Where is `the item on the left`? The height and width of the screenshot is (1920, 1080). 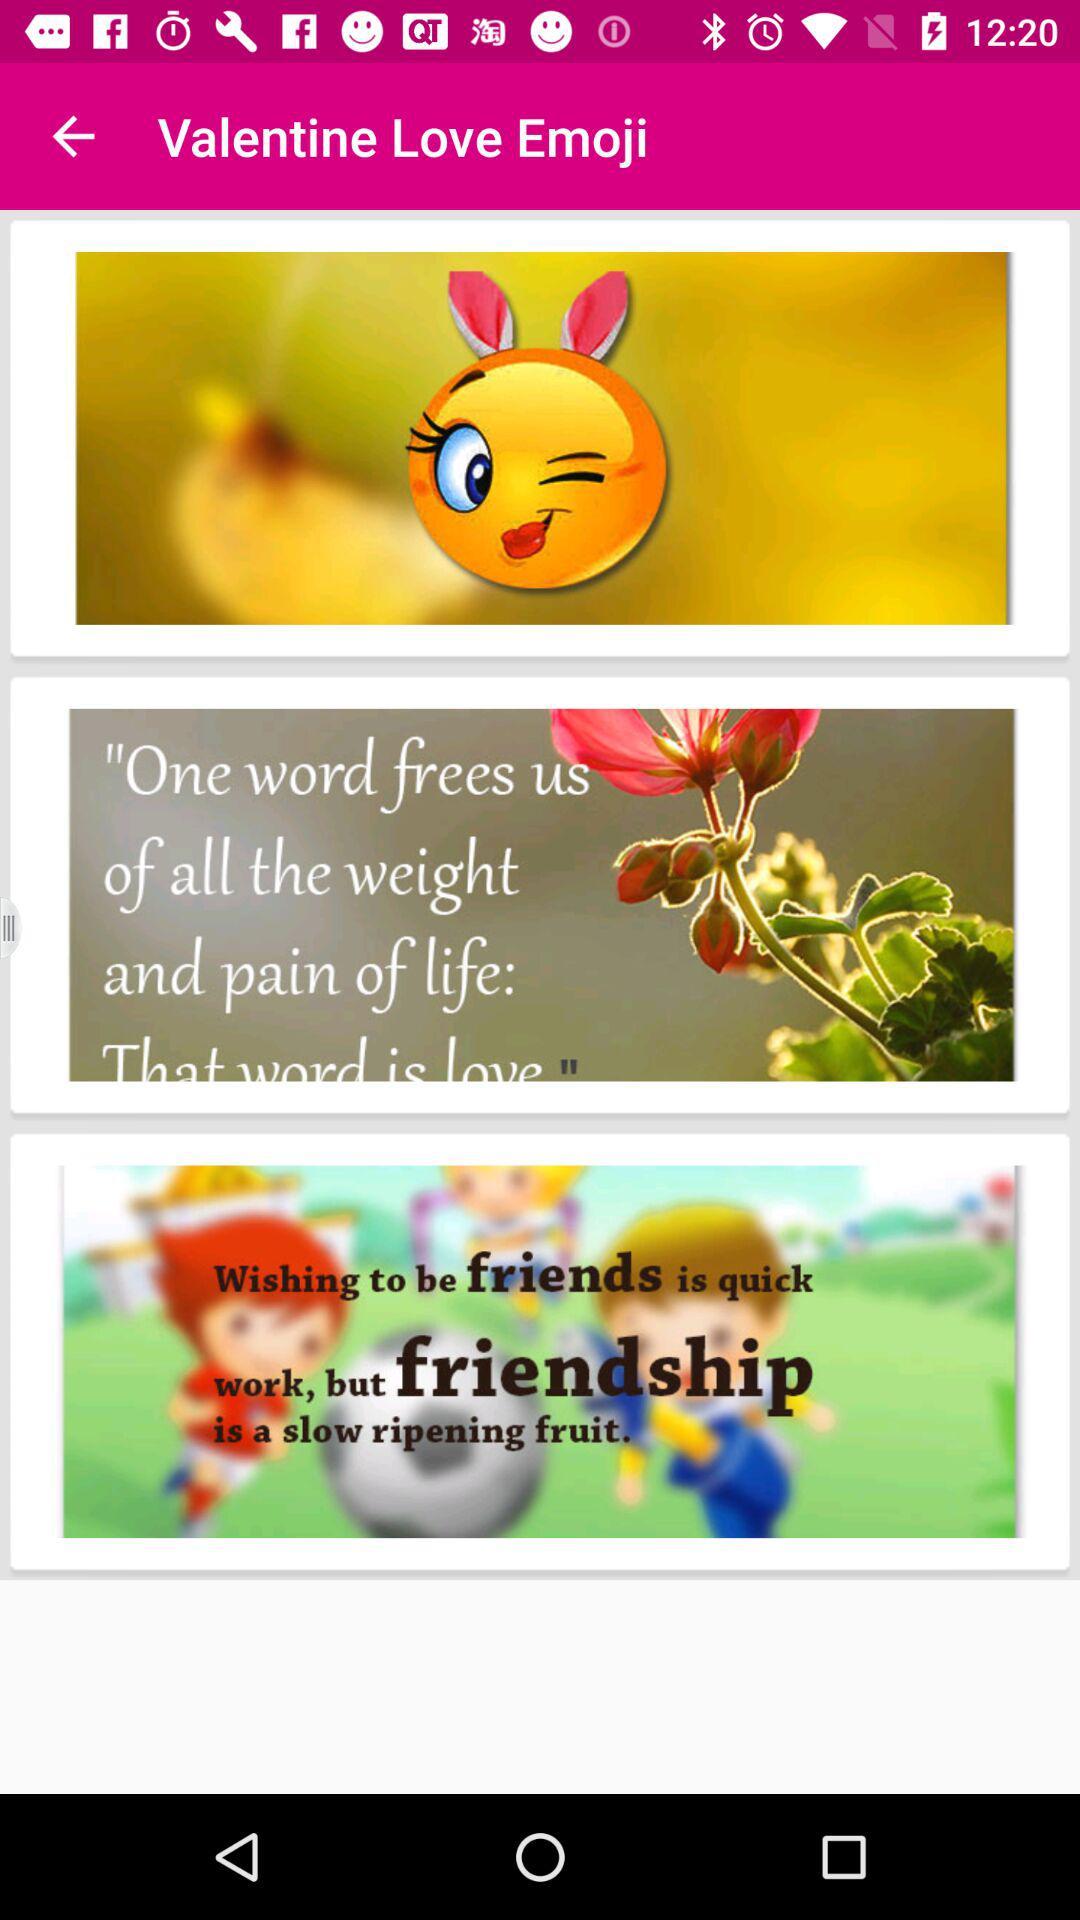 the item on the left is located at coordinates (23, 927).